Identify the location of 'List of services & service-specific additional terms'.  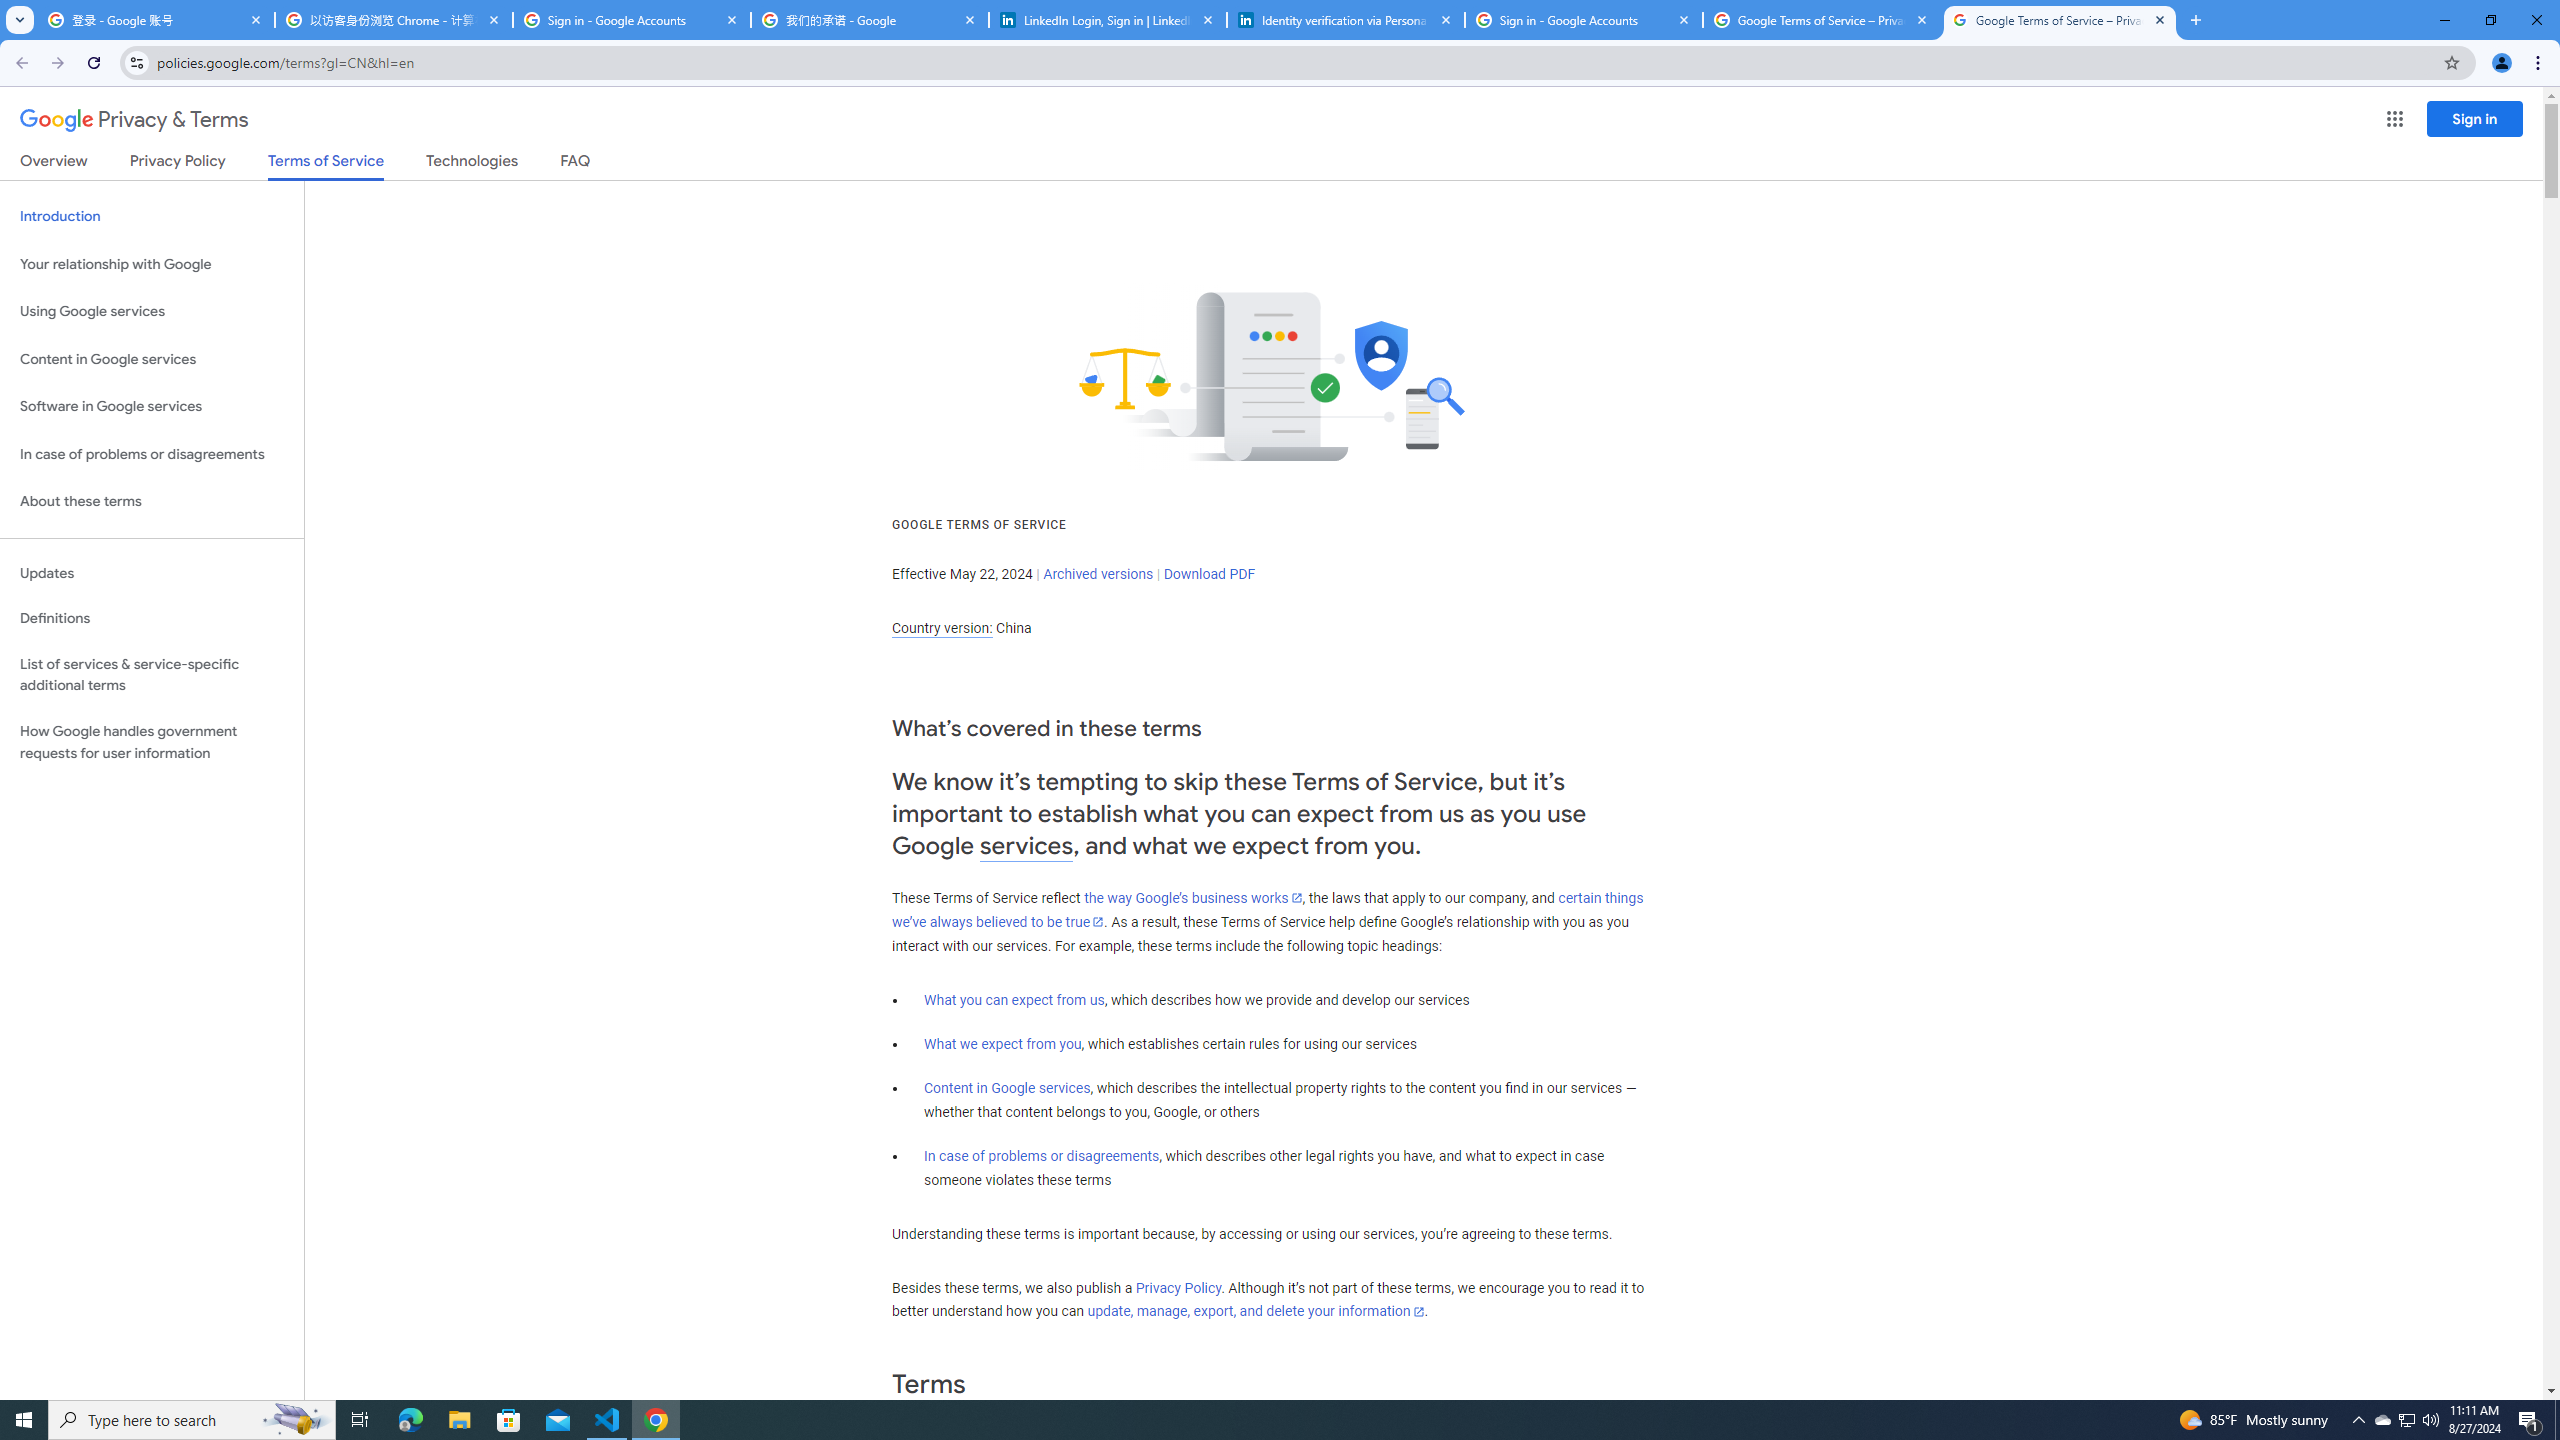
(151, 674).